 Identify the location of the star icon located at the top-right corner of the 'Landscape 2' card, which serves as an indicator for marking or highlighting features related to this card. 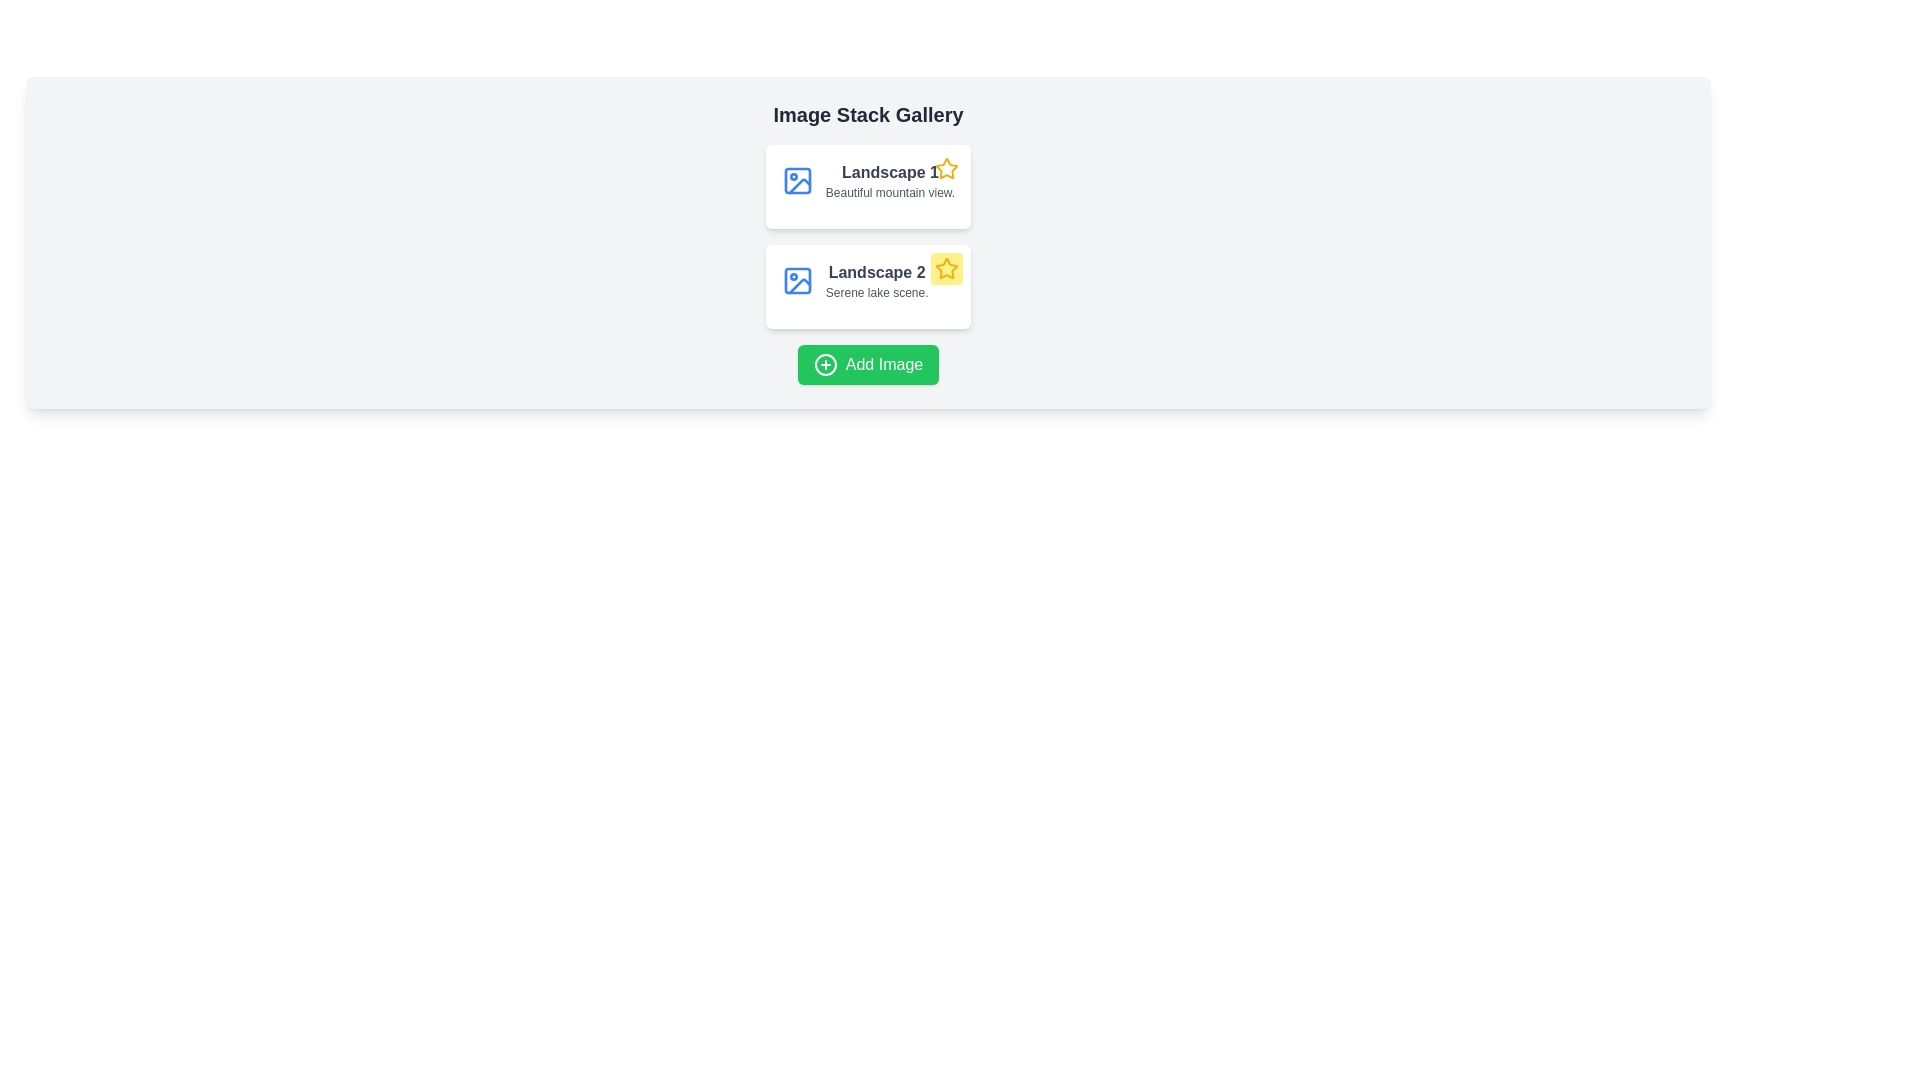
(946, 268).